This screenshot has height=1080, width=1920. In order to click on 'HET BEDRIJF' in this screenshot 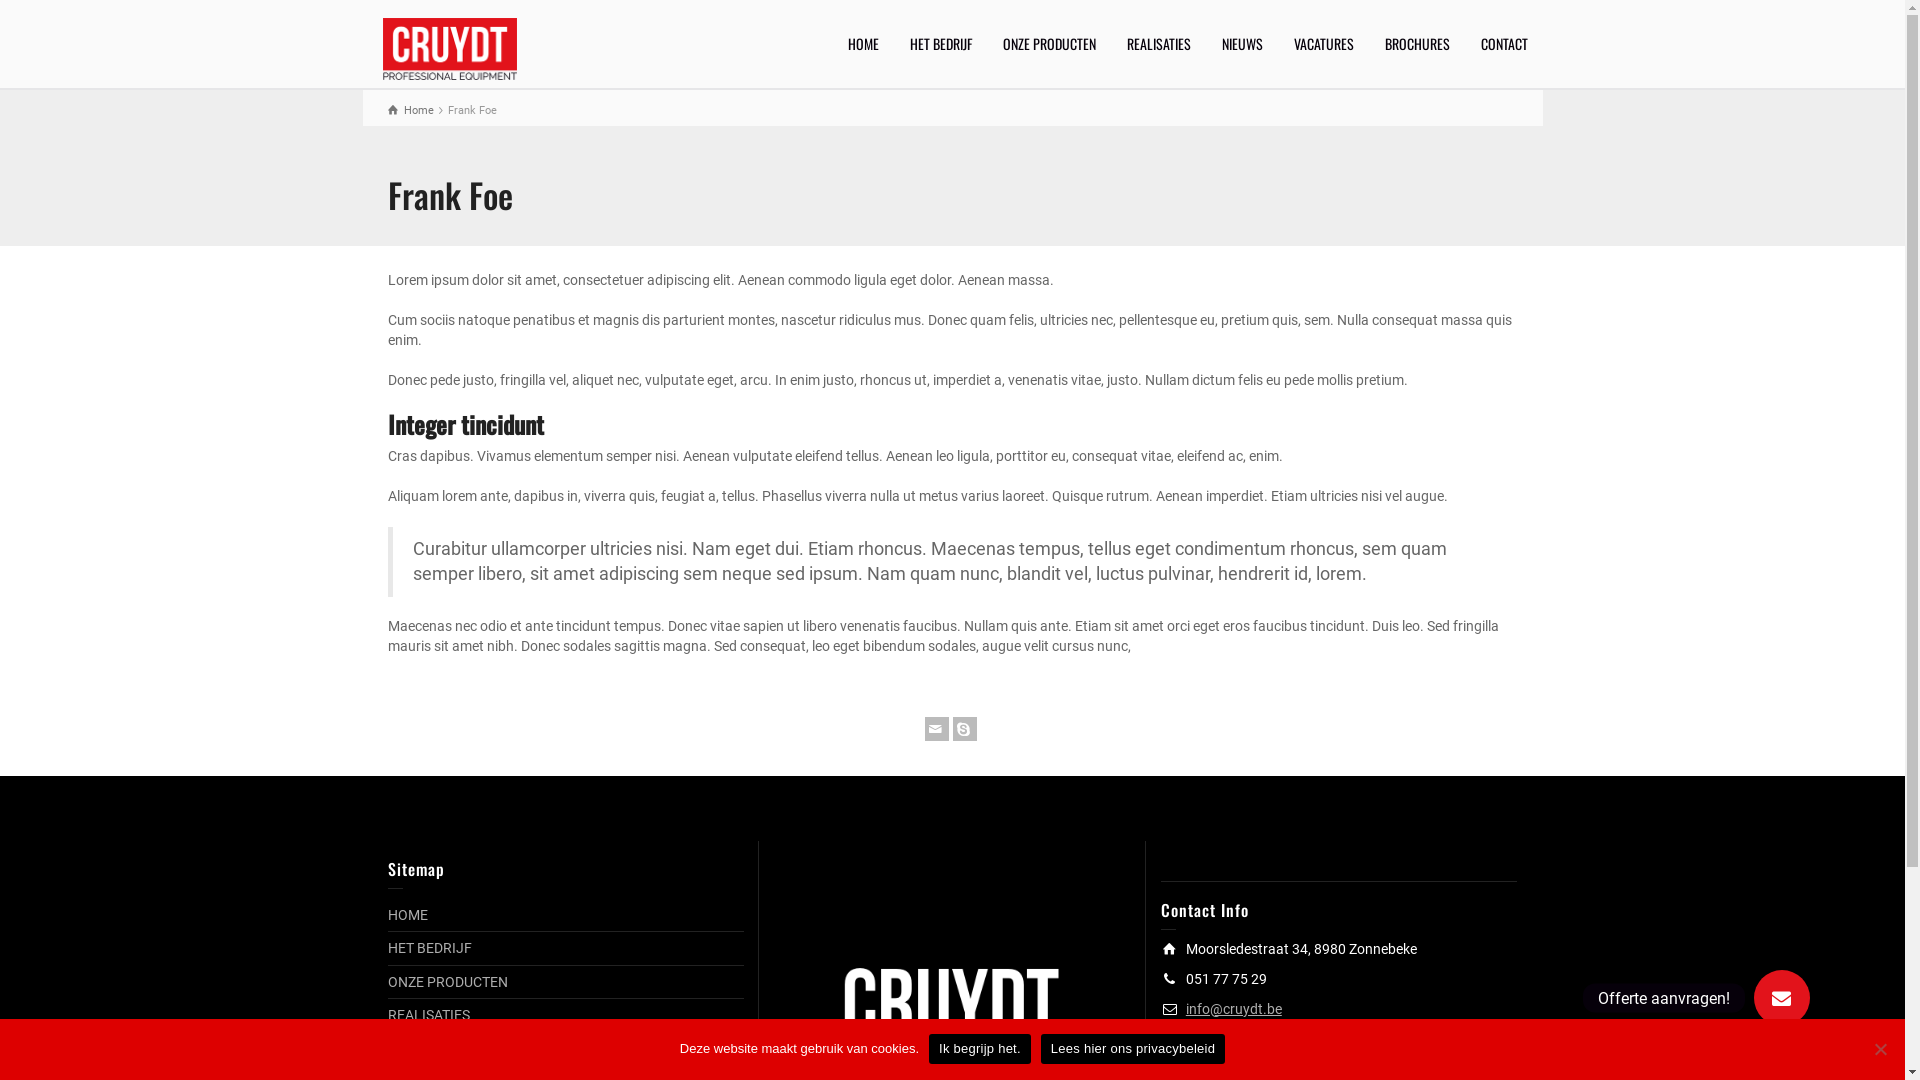, I will do `click(939, 43)`.